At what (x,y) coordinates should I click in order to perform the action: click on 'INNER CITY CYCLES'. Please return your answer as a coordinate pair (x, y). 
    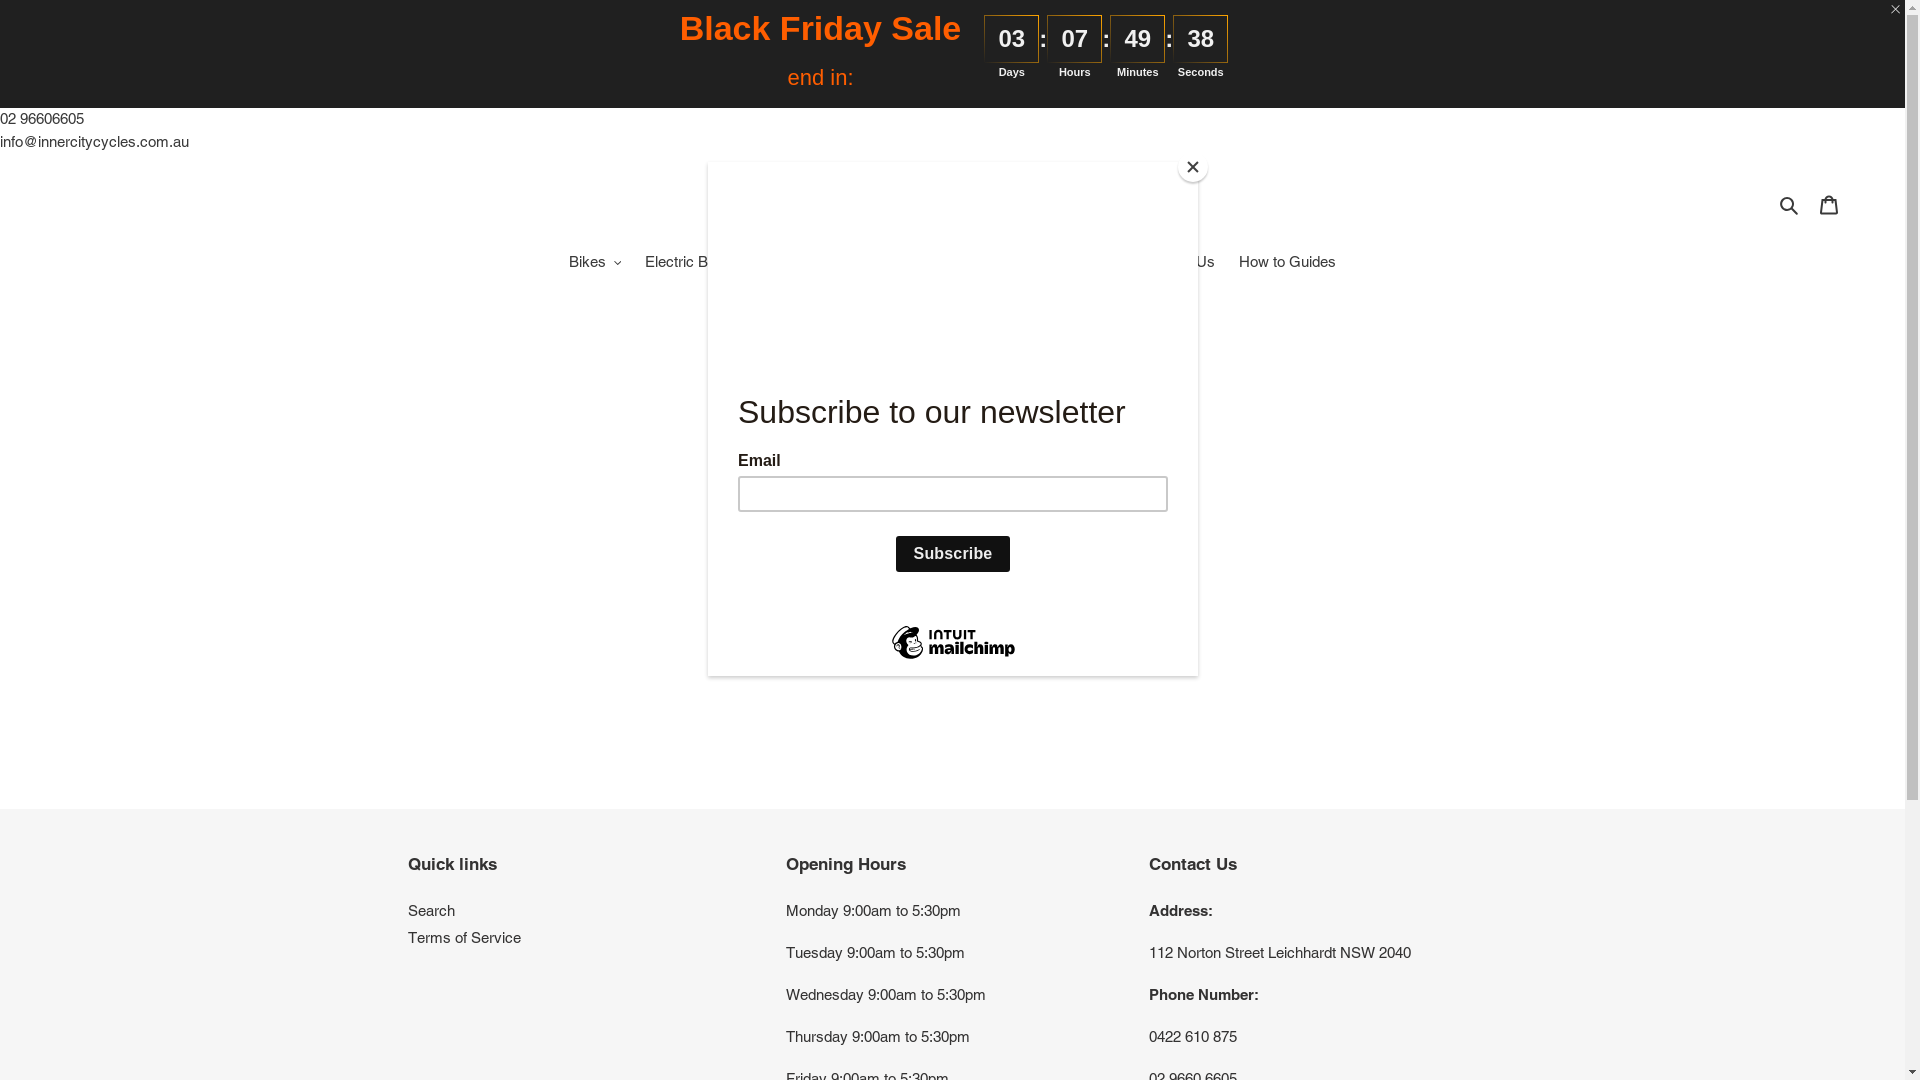
    Looking at the image, I should click on (951, 204).